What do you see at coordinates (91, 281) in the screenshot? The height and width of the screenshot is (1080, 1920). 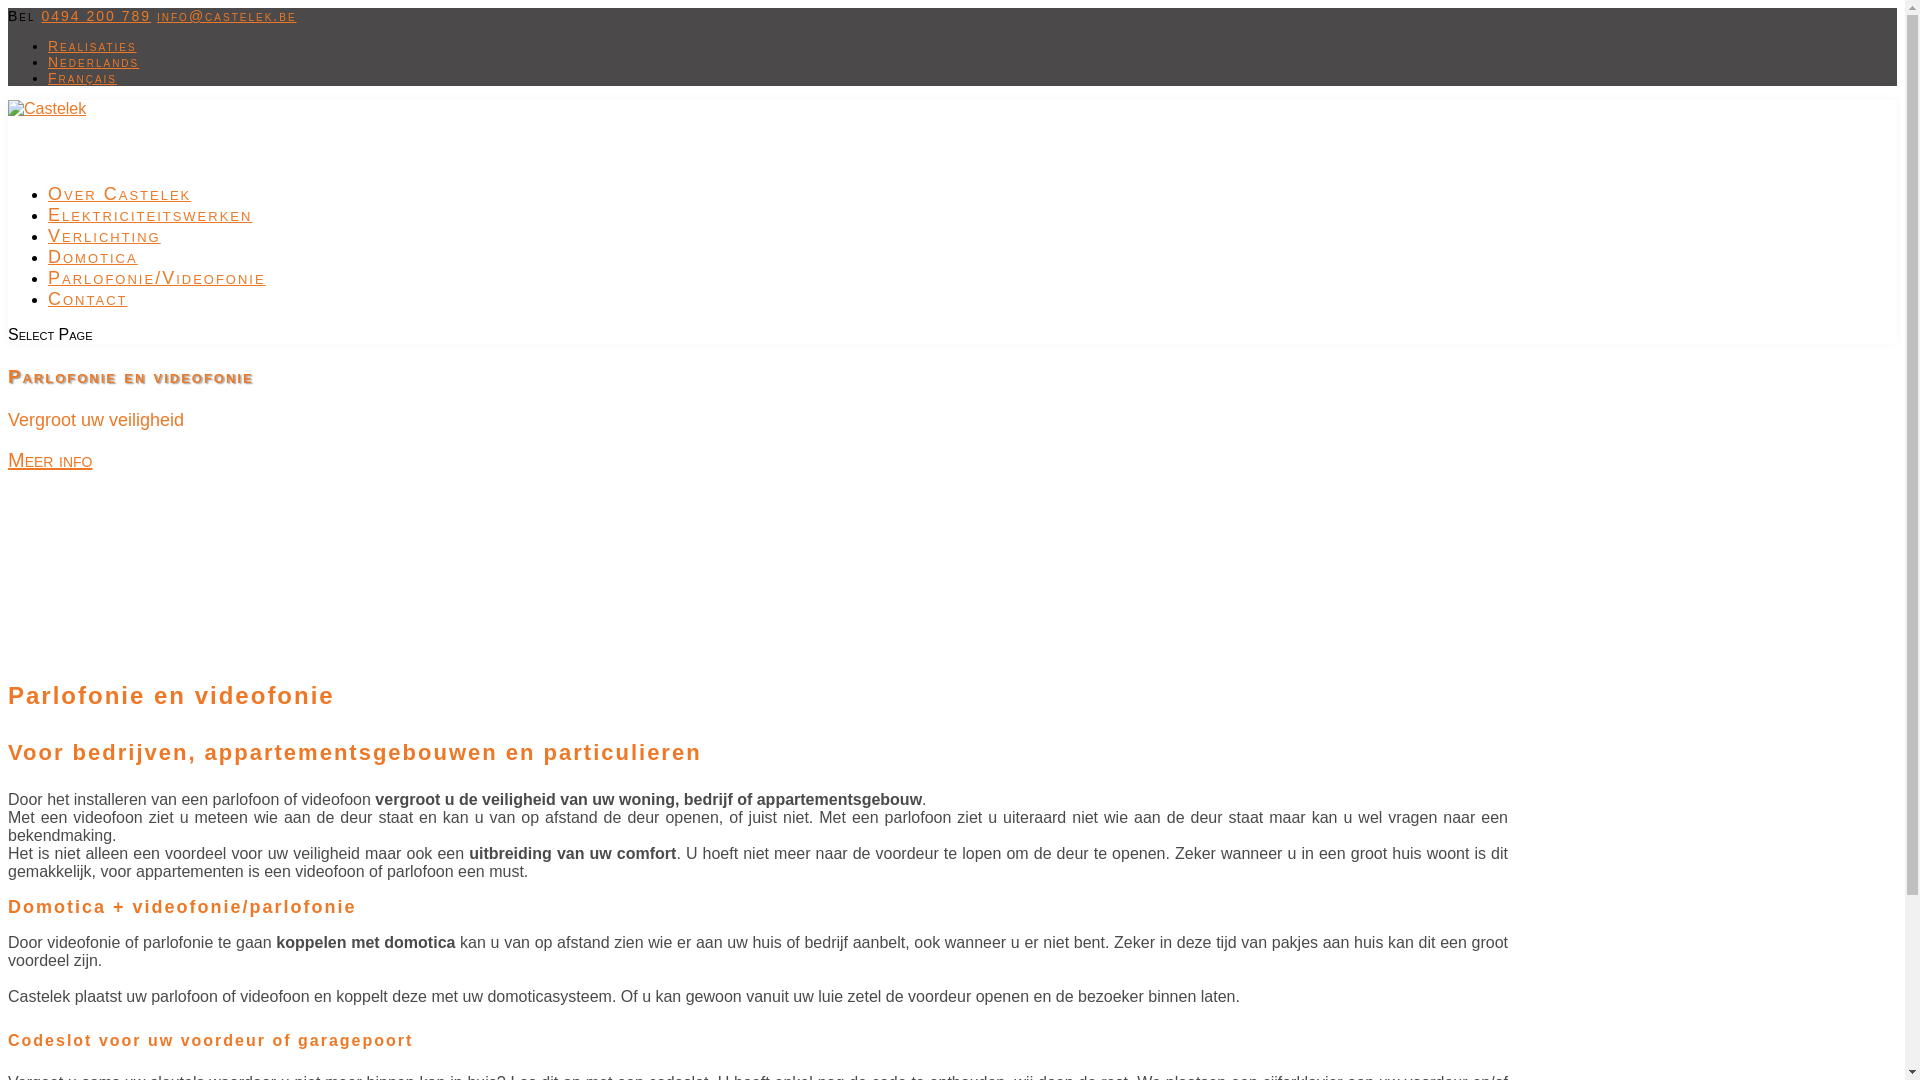 I see `'Domotica'` at bounding box center [91, 281].